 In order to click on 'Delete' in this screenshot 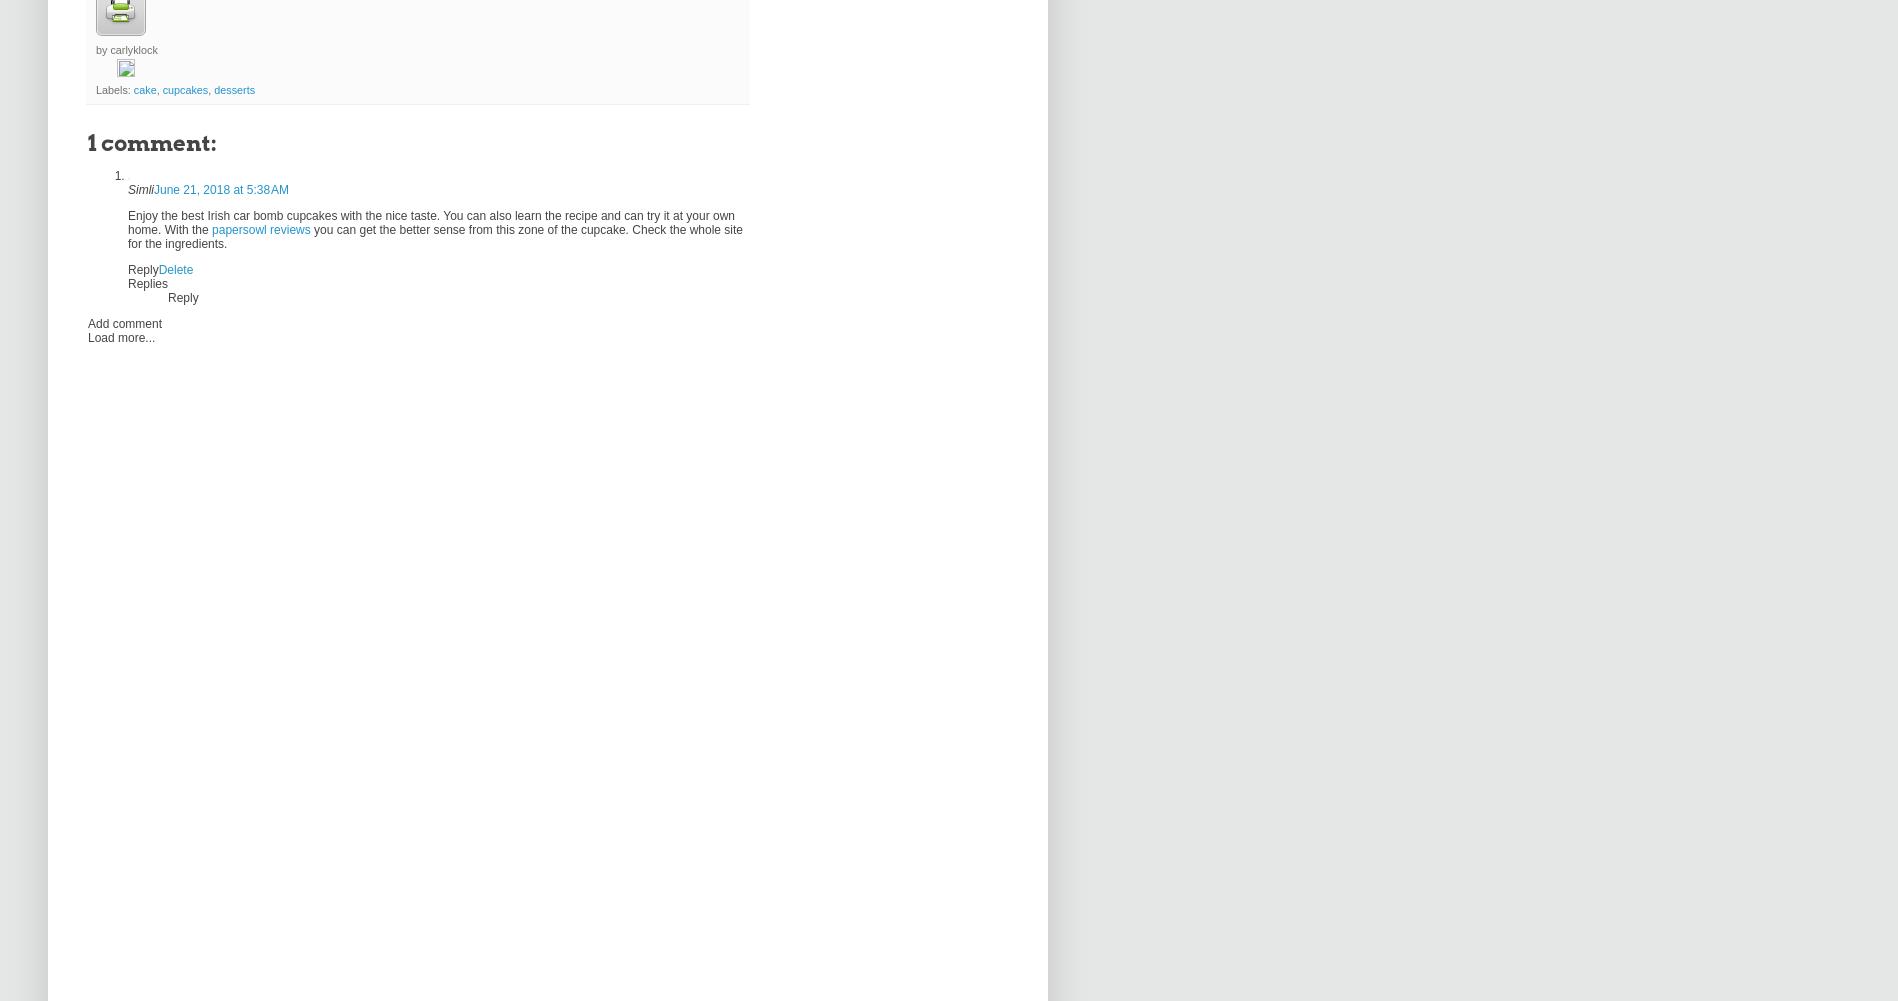, I will do `click(174, 268)`.